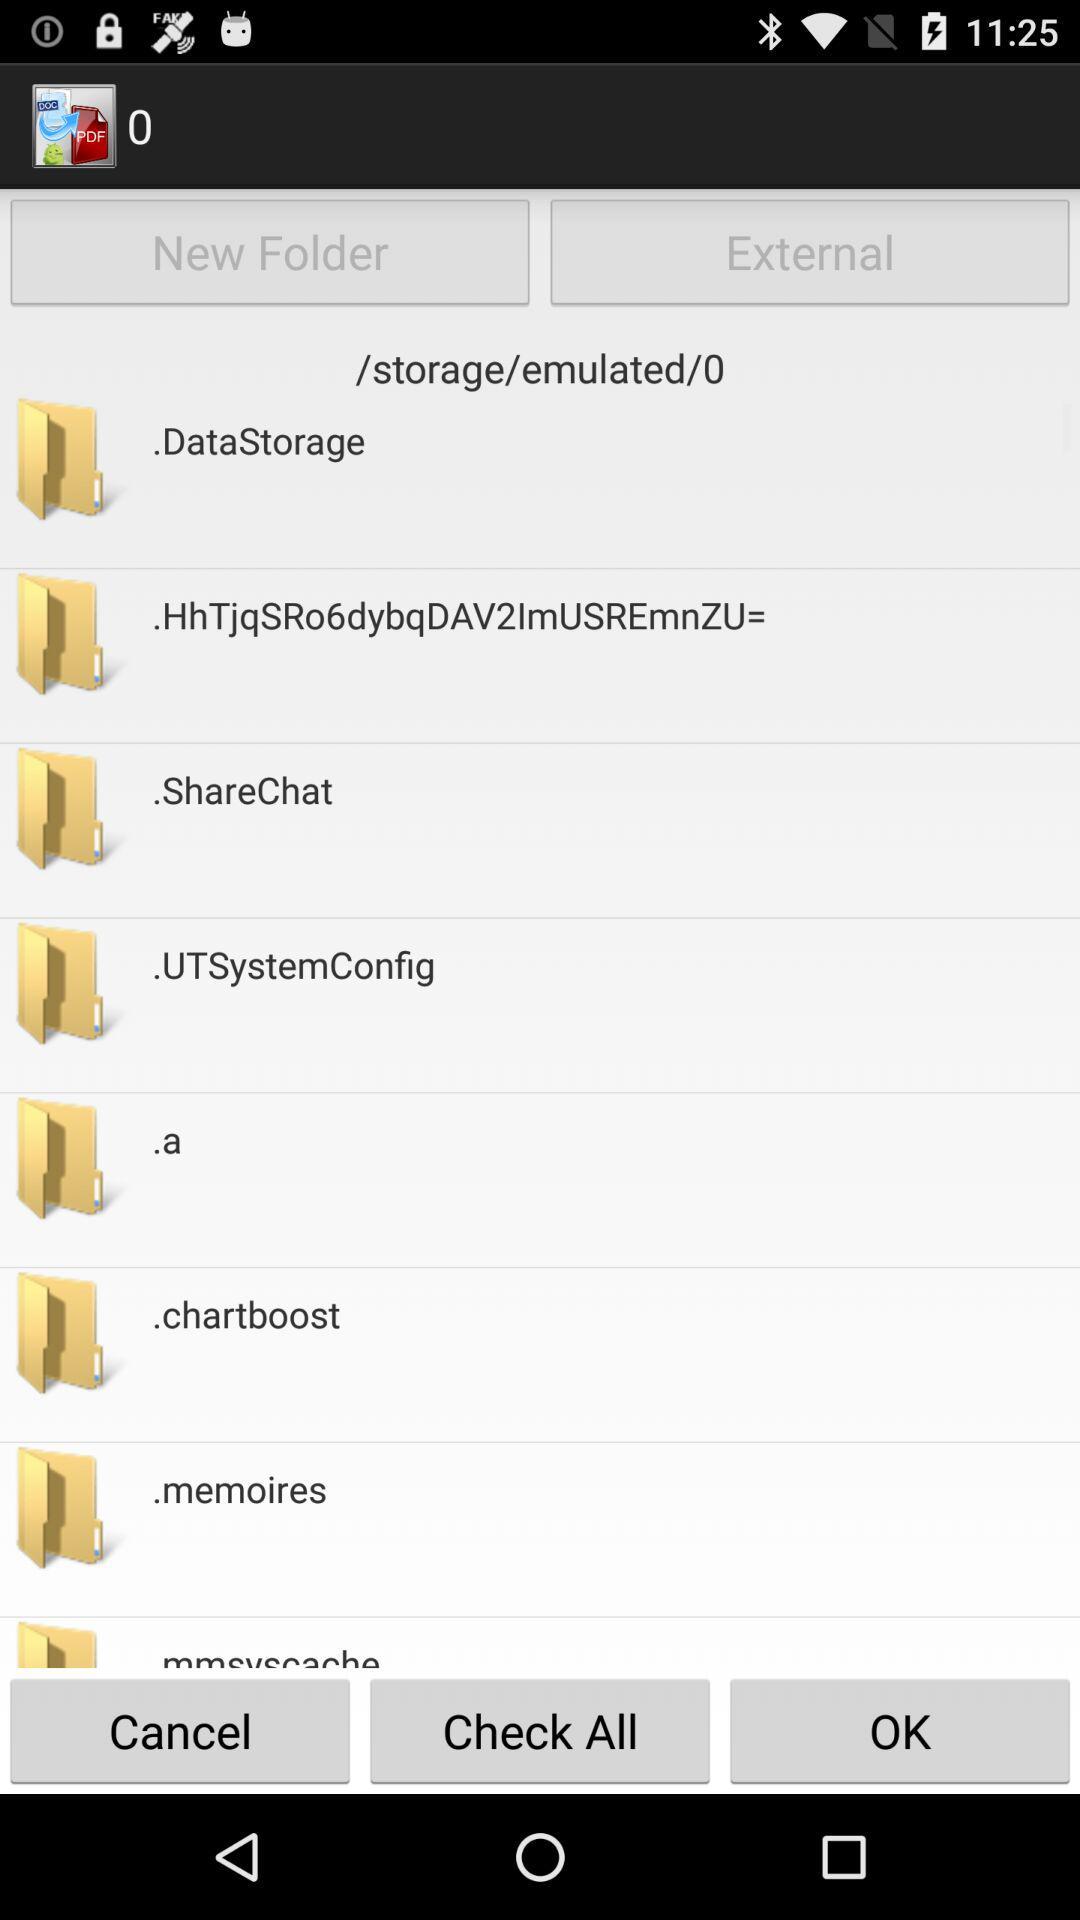 The width and height of the screenshot is (1080, 1920). I want to click on the button to the left of the ok, so click(265, 1653).